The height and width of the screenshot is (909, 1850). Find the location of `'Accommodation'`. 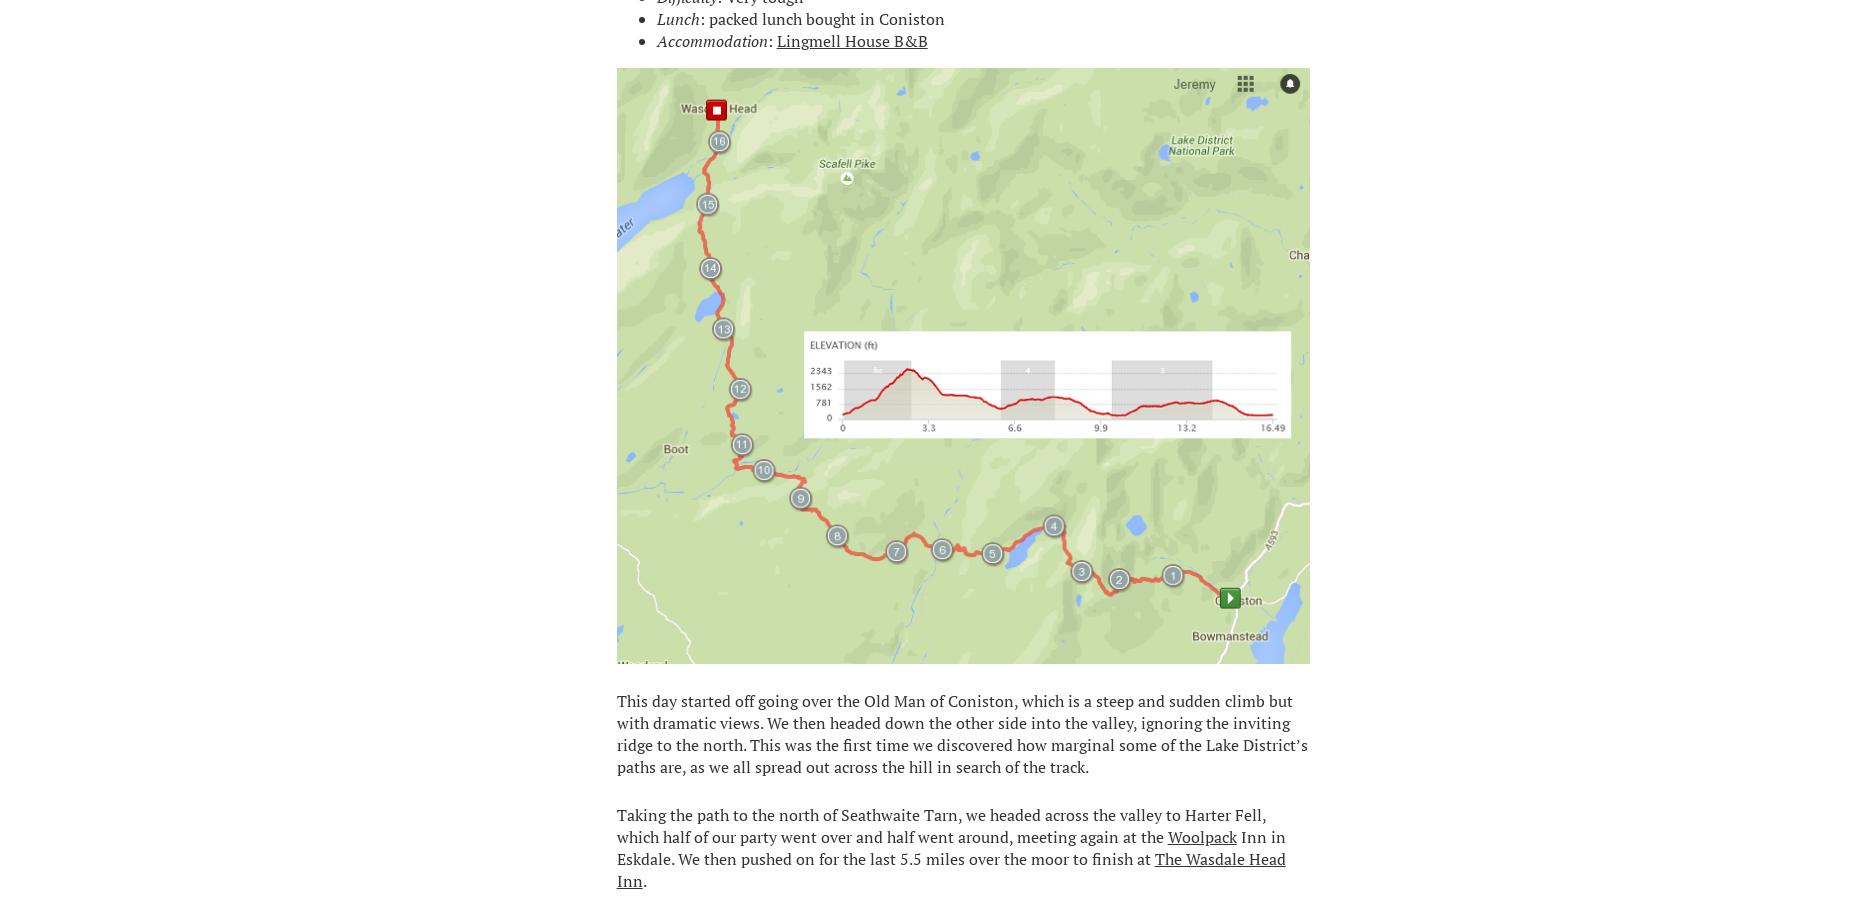

'Accommodation' is located at coordinates (711, 39).